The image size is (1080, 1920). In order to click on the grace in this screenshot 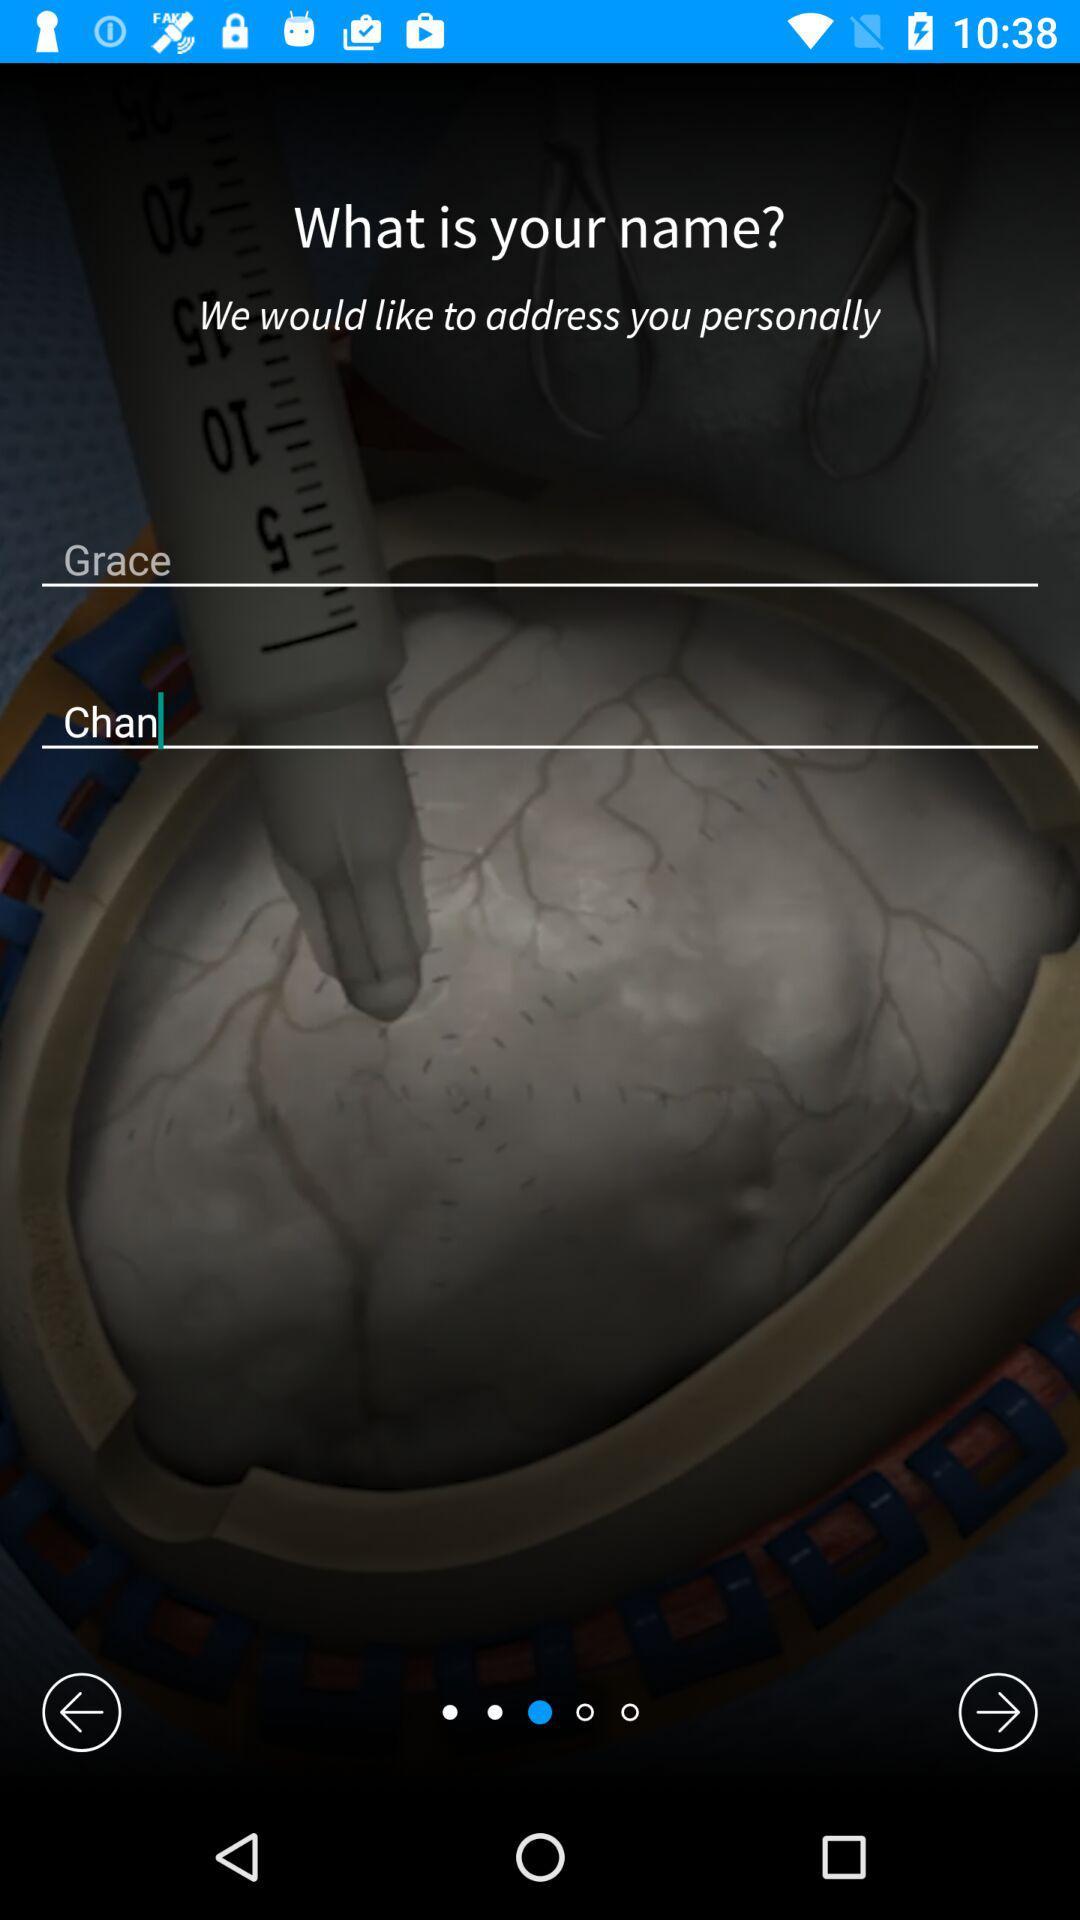, I will do `click(540, 558)`.